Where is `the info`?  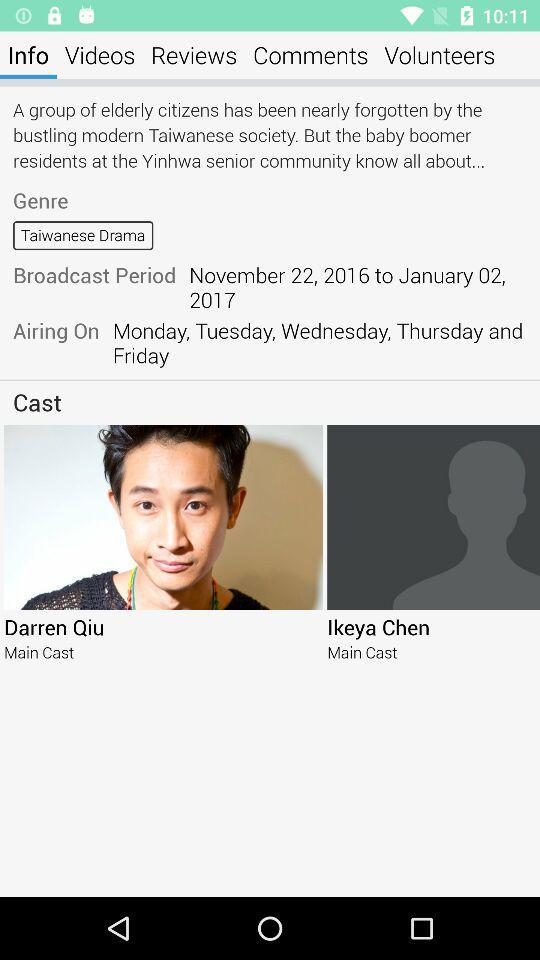 the info is located at coordinates (27, 54).